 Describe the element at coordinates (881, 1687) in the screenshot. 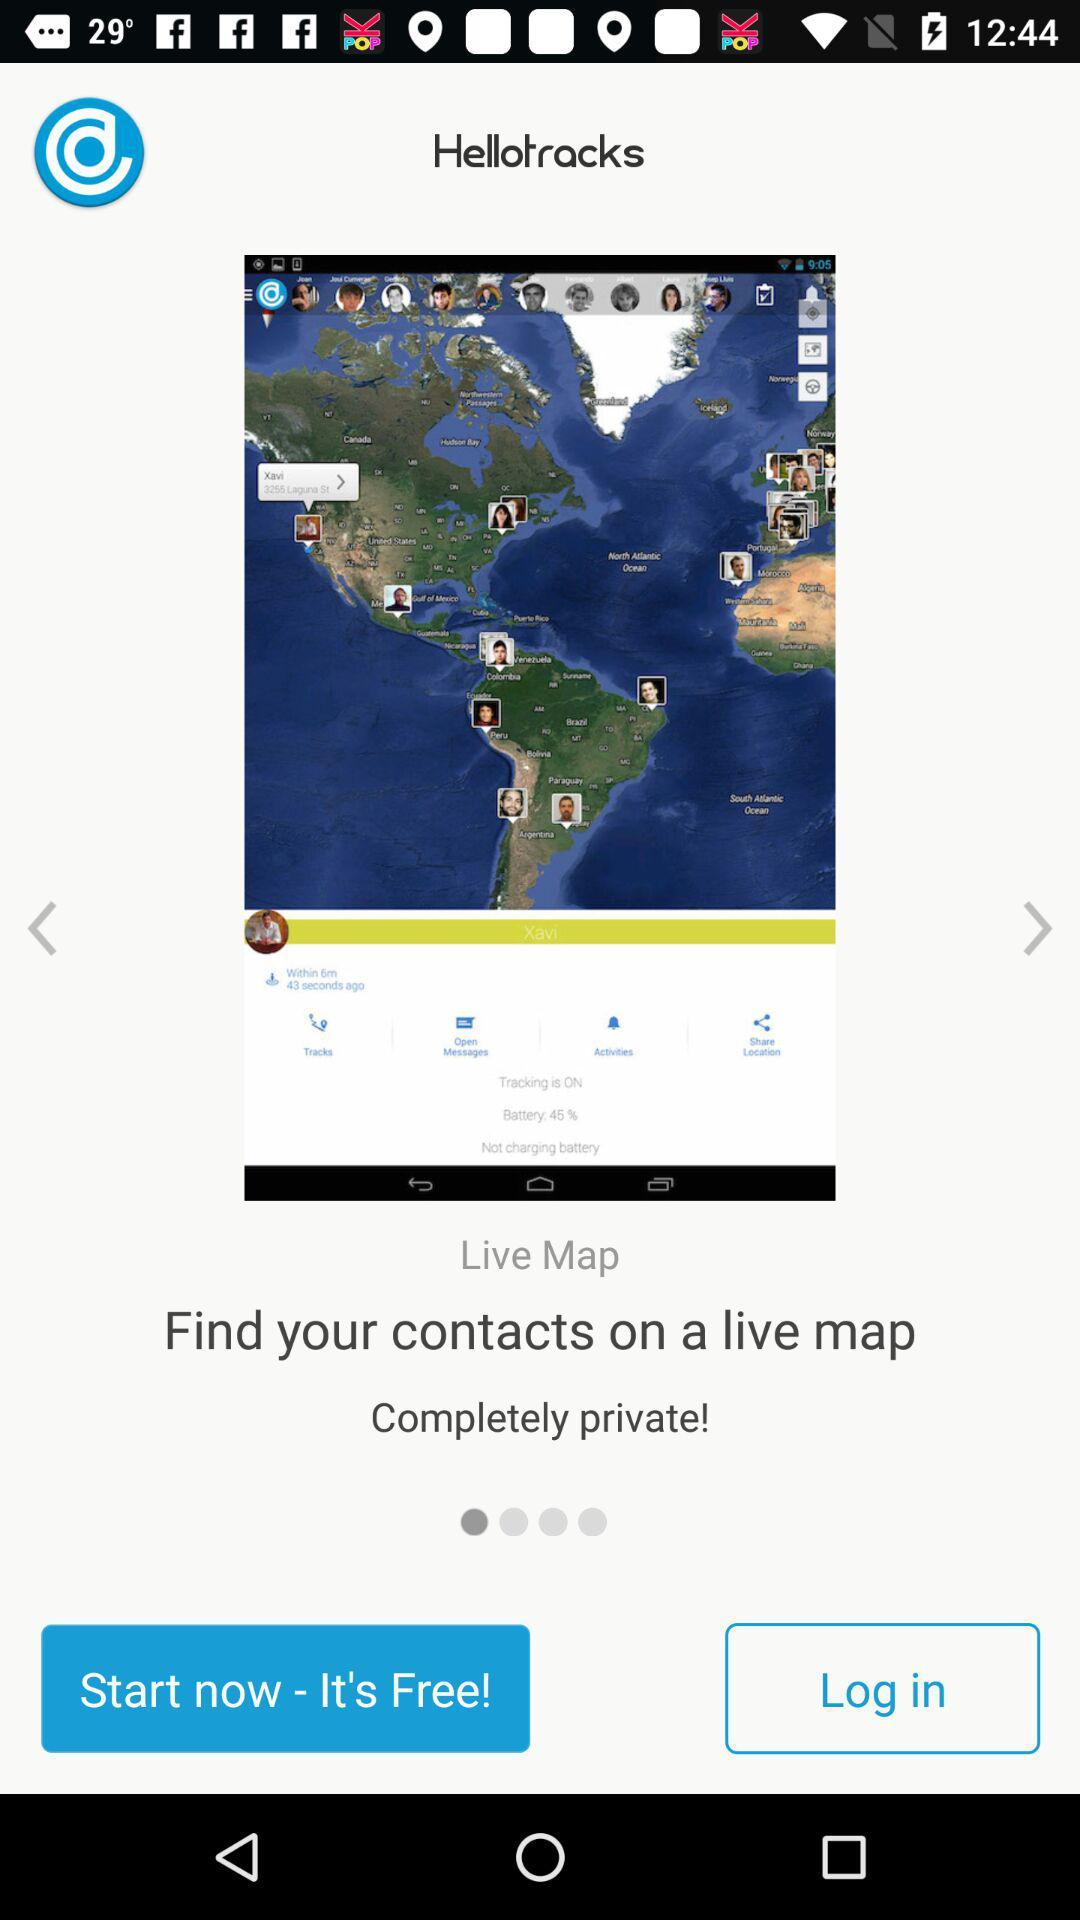

I see `log in item` at that location.